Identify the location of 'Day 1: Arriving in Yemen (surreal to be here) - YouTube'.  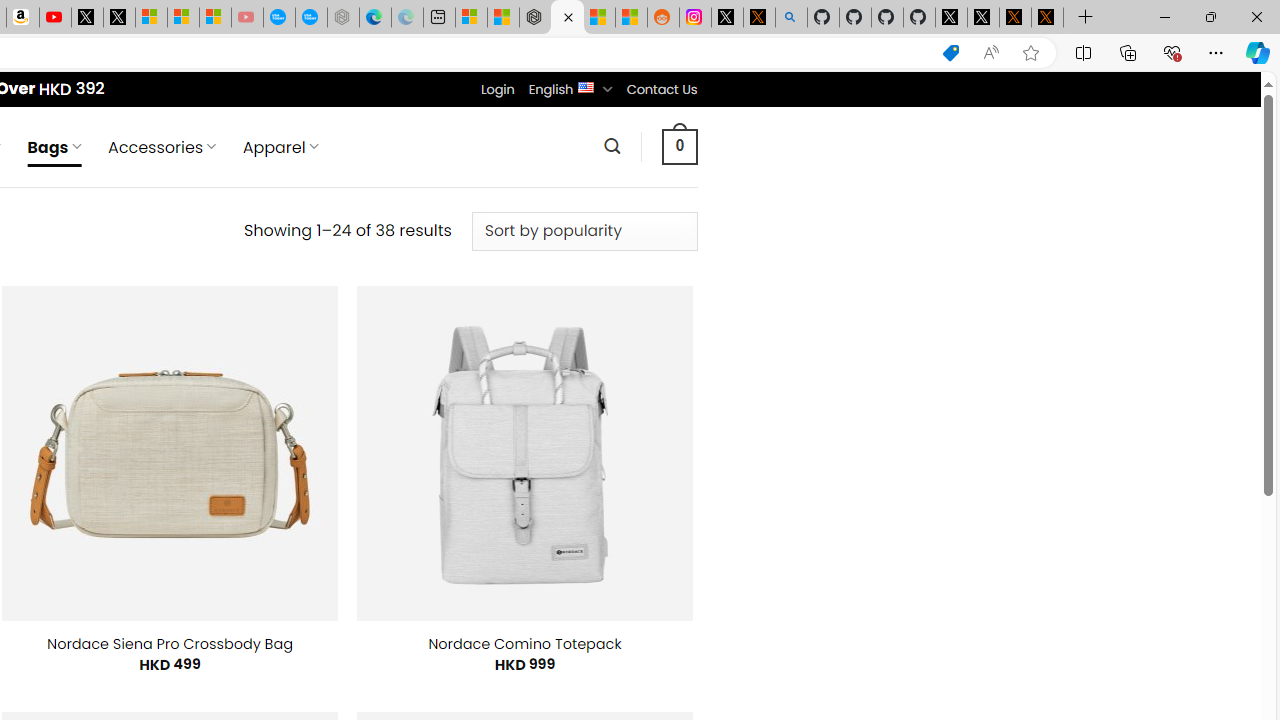
(55, 17).